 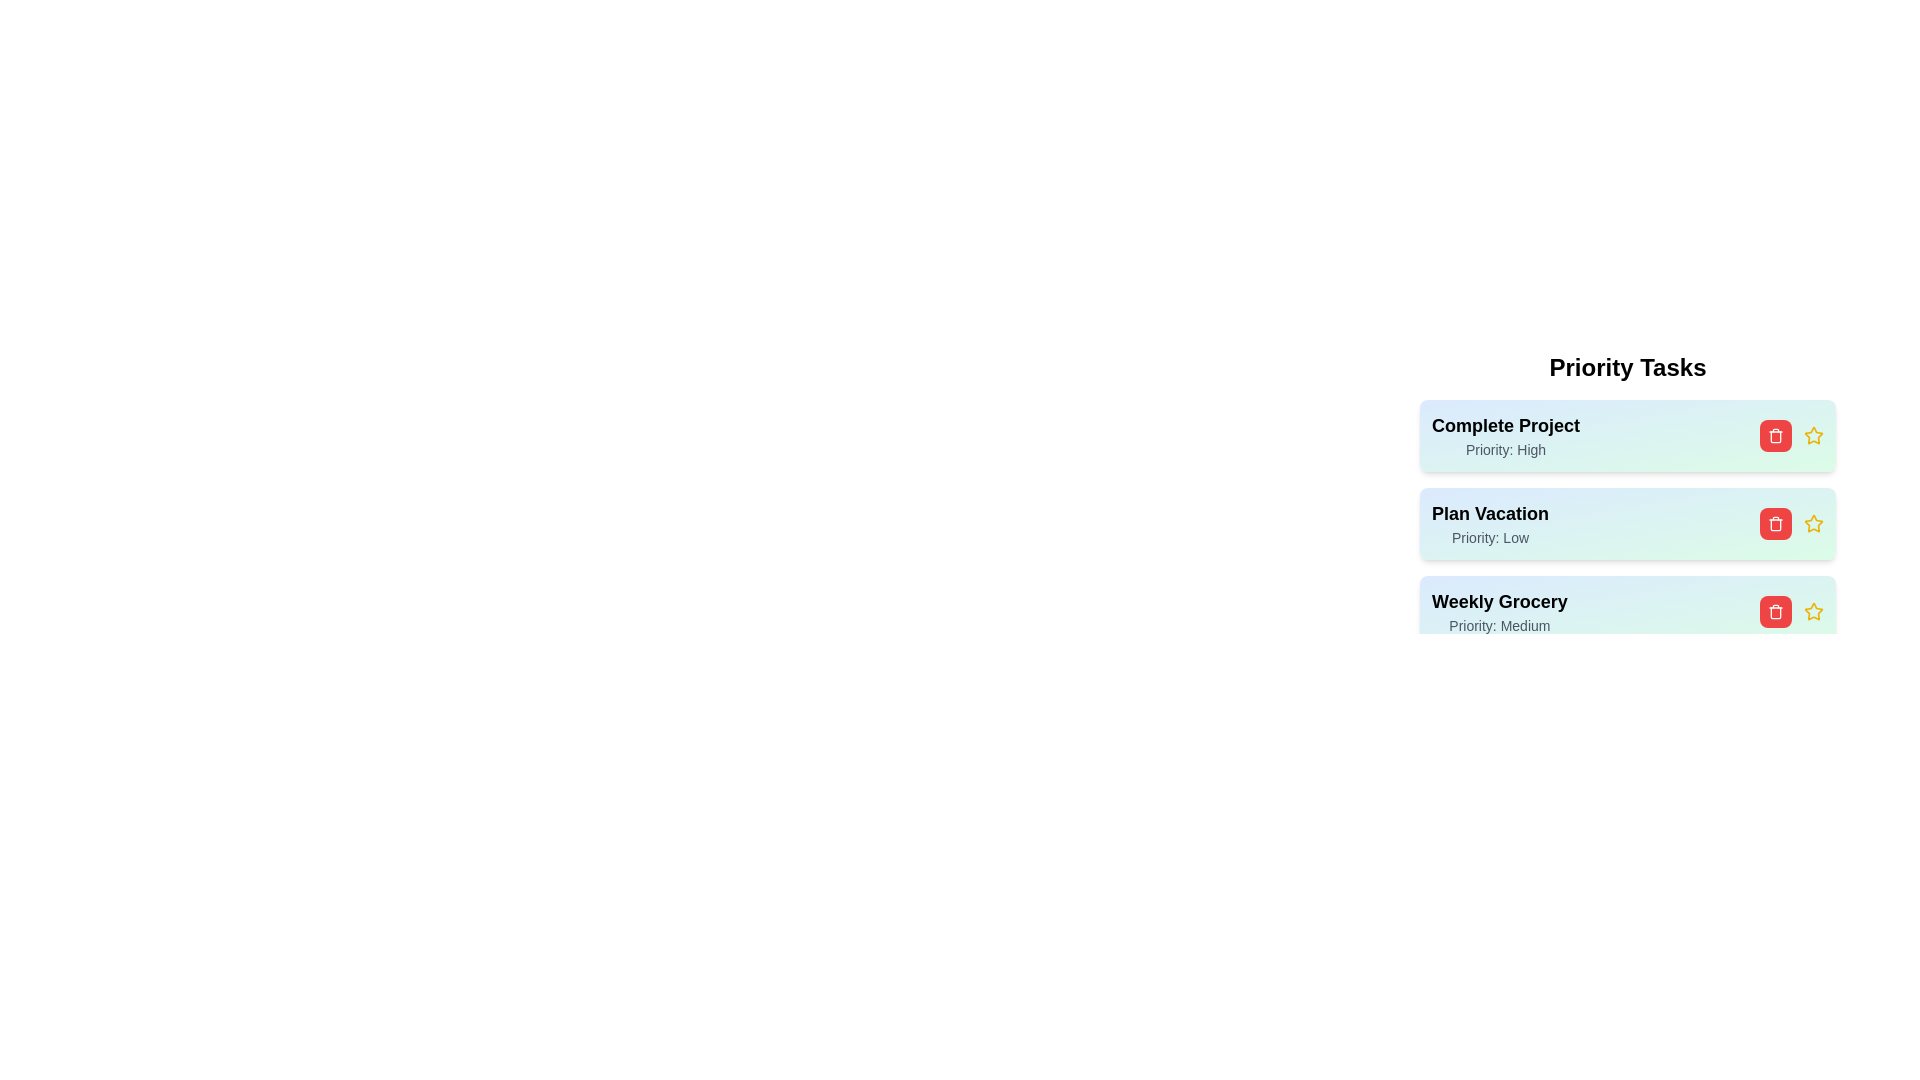 I want to click on delete button for the task titled 'Plan Vacation', so click(x=1776, y=523).